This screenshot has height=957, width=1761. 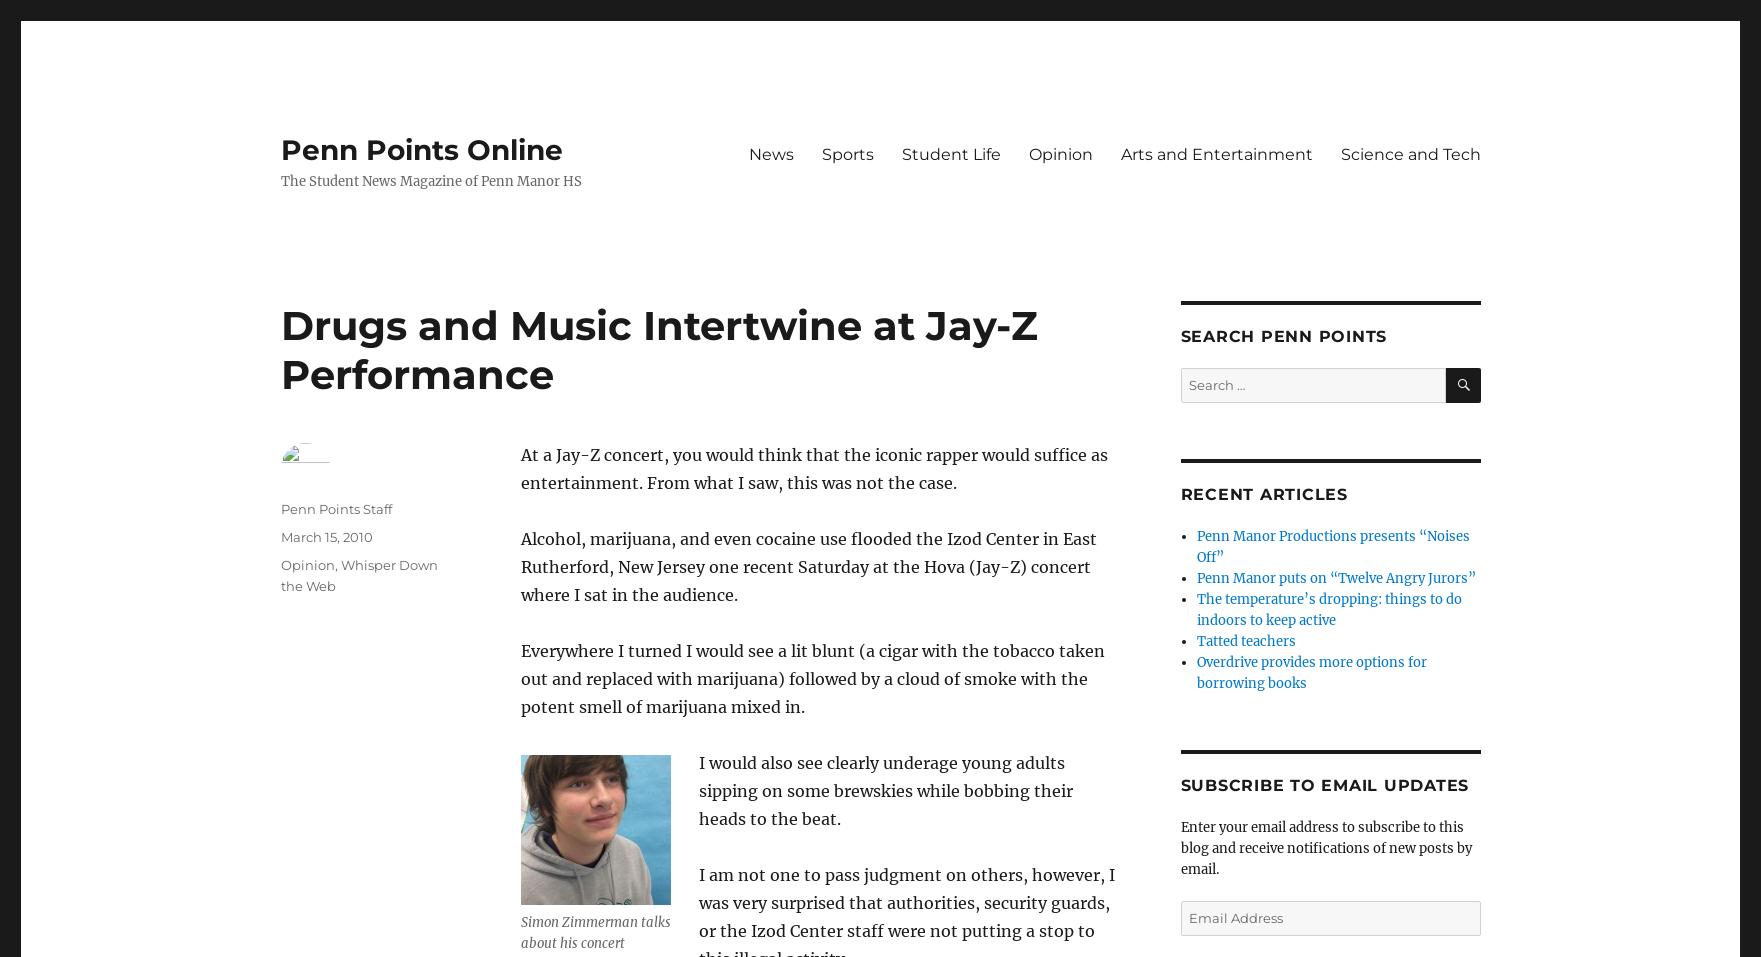 What do you see at coordinates (334, 509) in the screenshot?
I see `'Penn Points Staff'` at bounding box center [334, 509].